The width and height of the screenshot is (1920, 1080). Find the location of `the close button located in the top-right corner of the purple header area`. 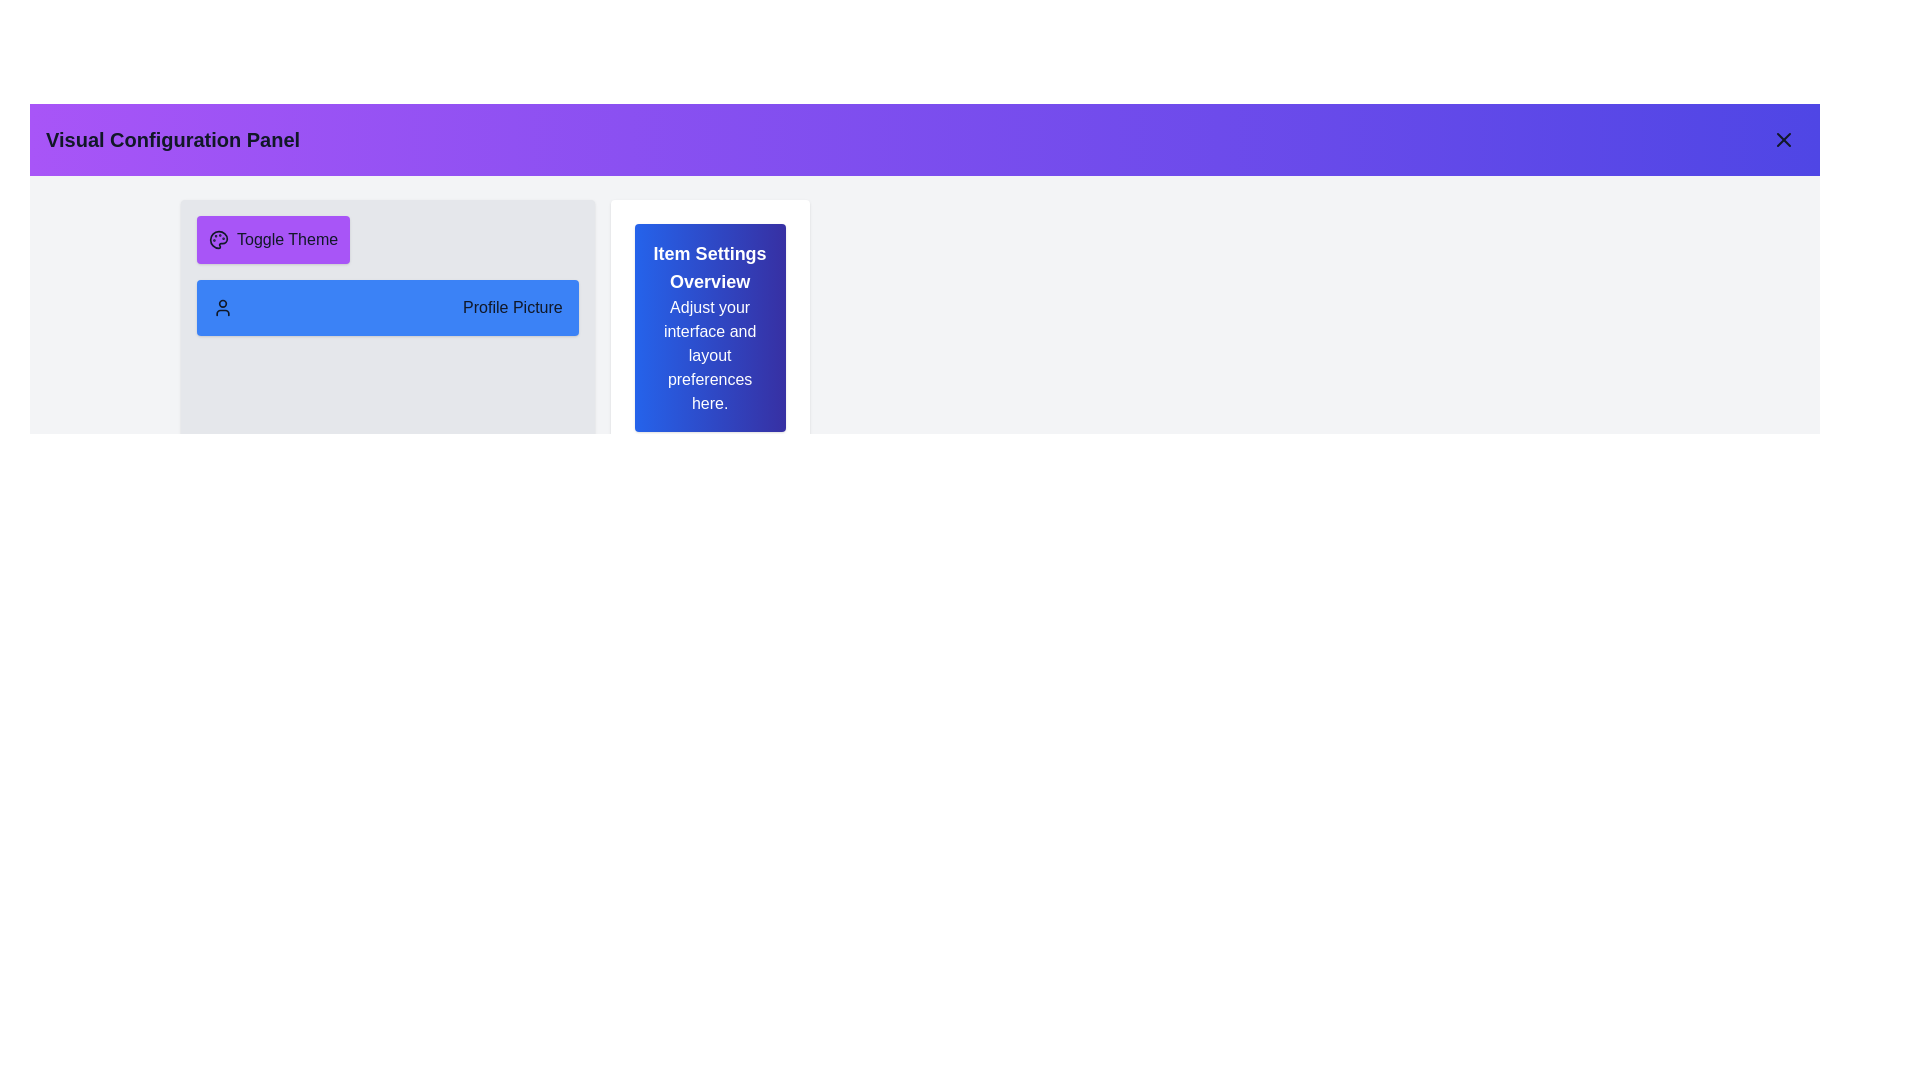

the close button located in the top-right corner of the purple header area is located at coordinates (1784, 138).